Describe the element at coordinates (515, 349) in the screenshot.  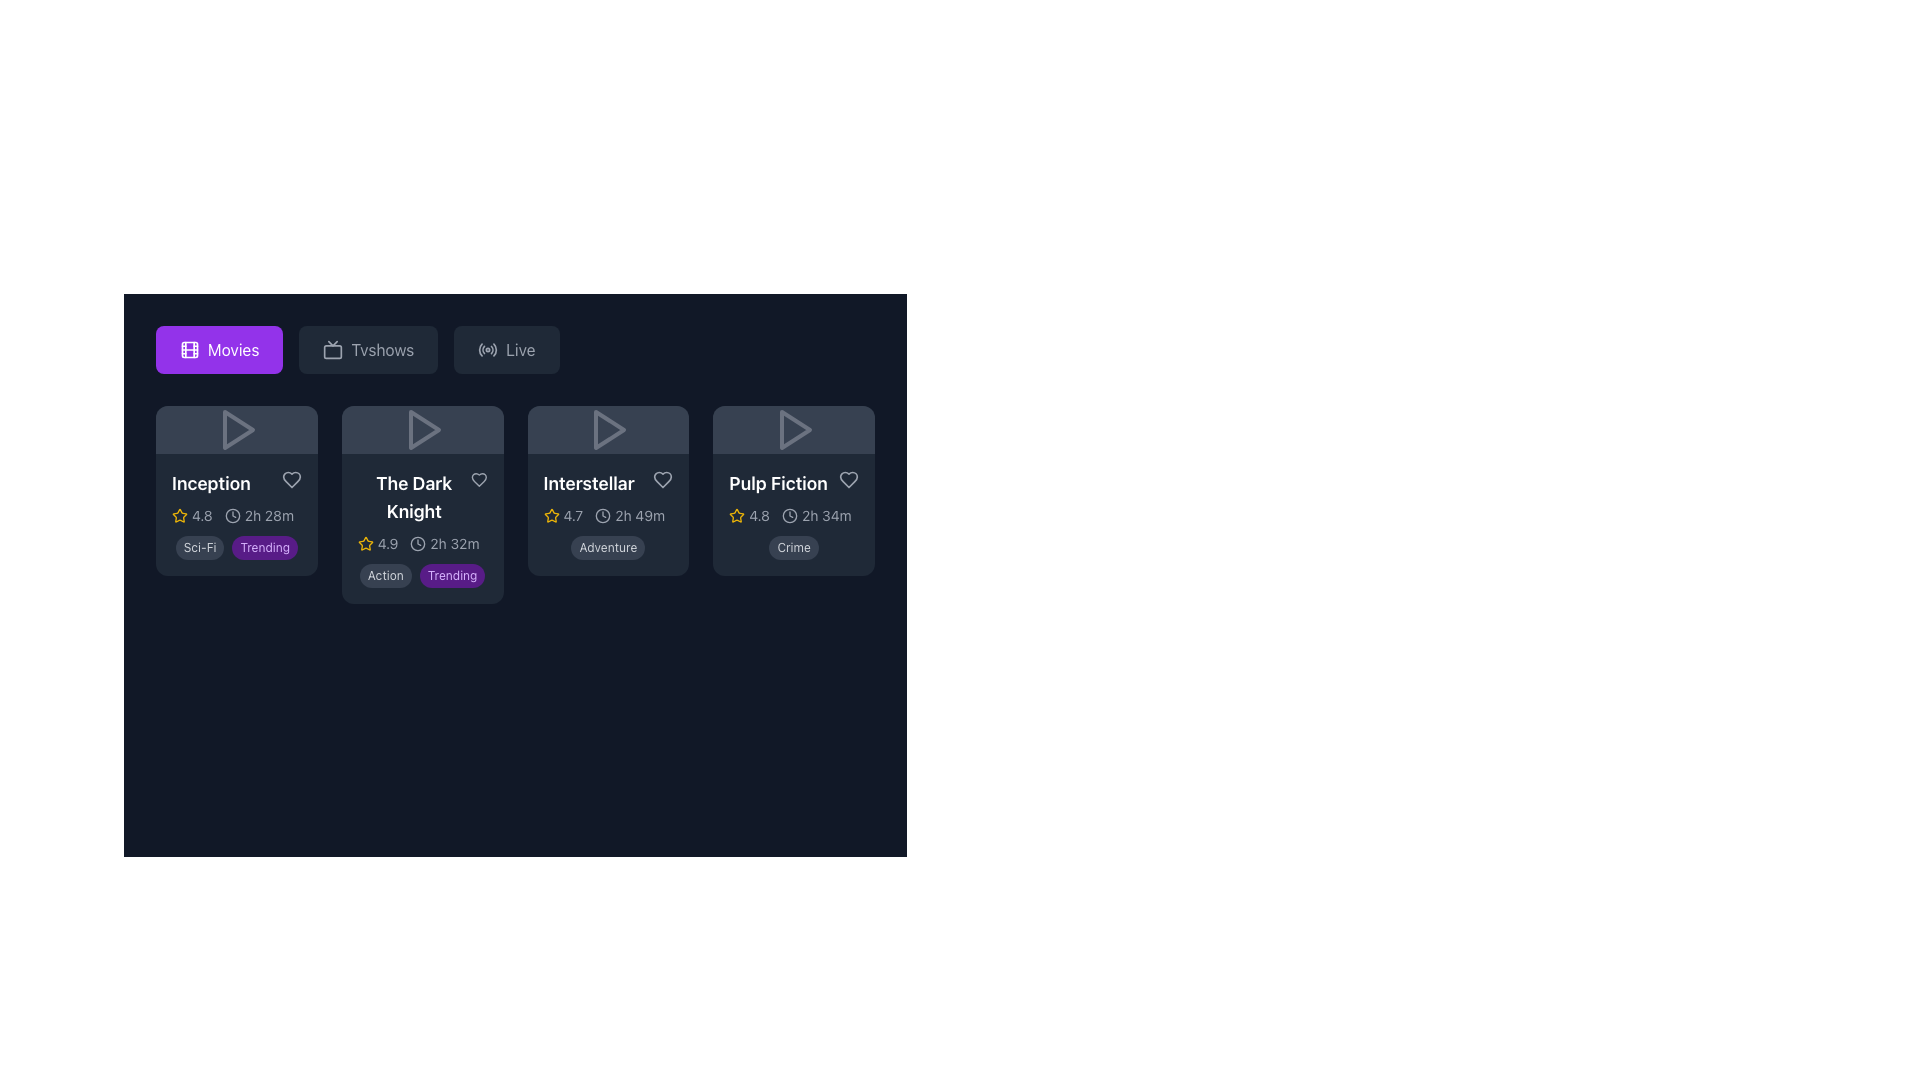
I see `the 'Movies' tab in the navigation bar` at that location.